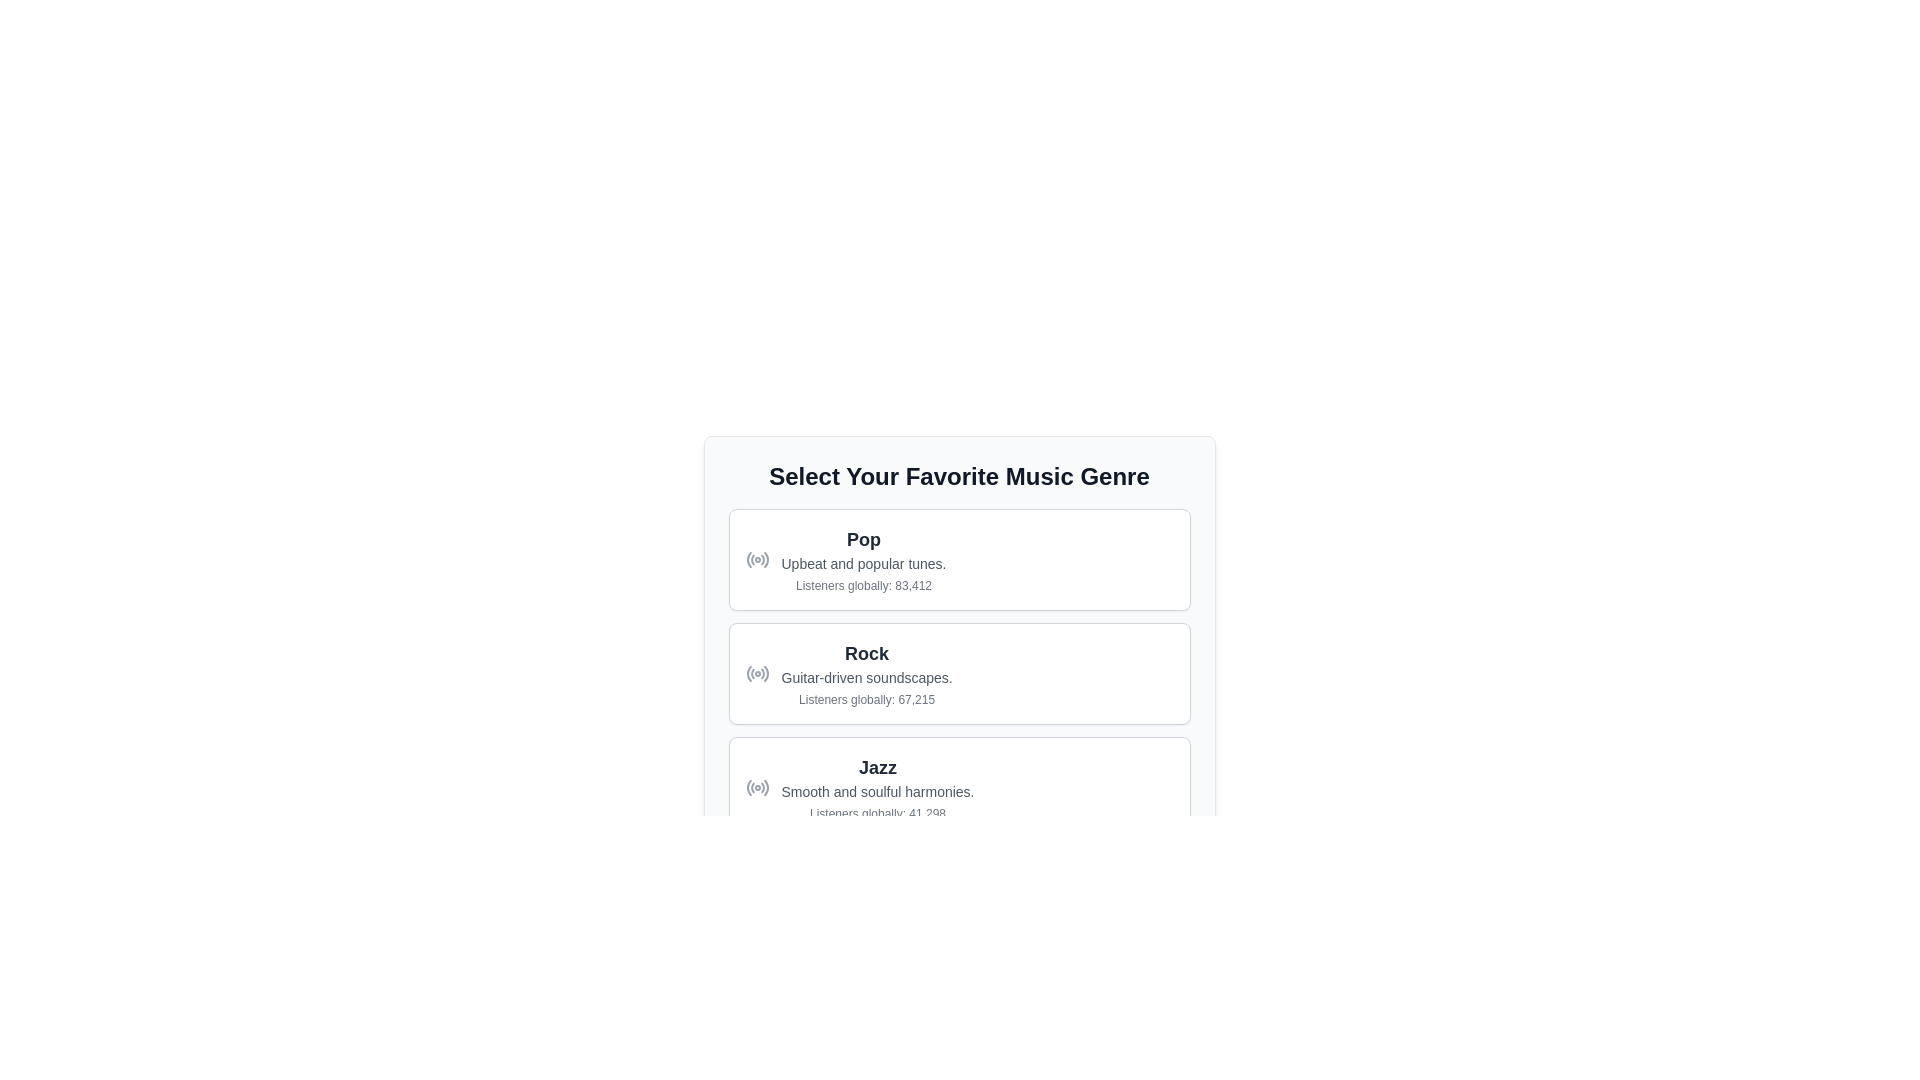  Describe the element at coordinates (756, 559) in the screenshot. I see `the radio icon representing broadcasting functionality located in the first option card labeled 'Pop', above the text 'Upbeat and popular tunes'` at that location.